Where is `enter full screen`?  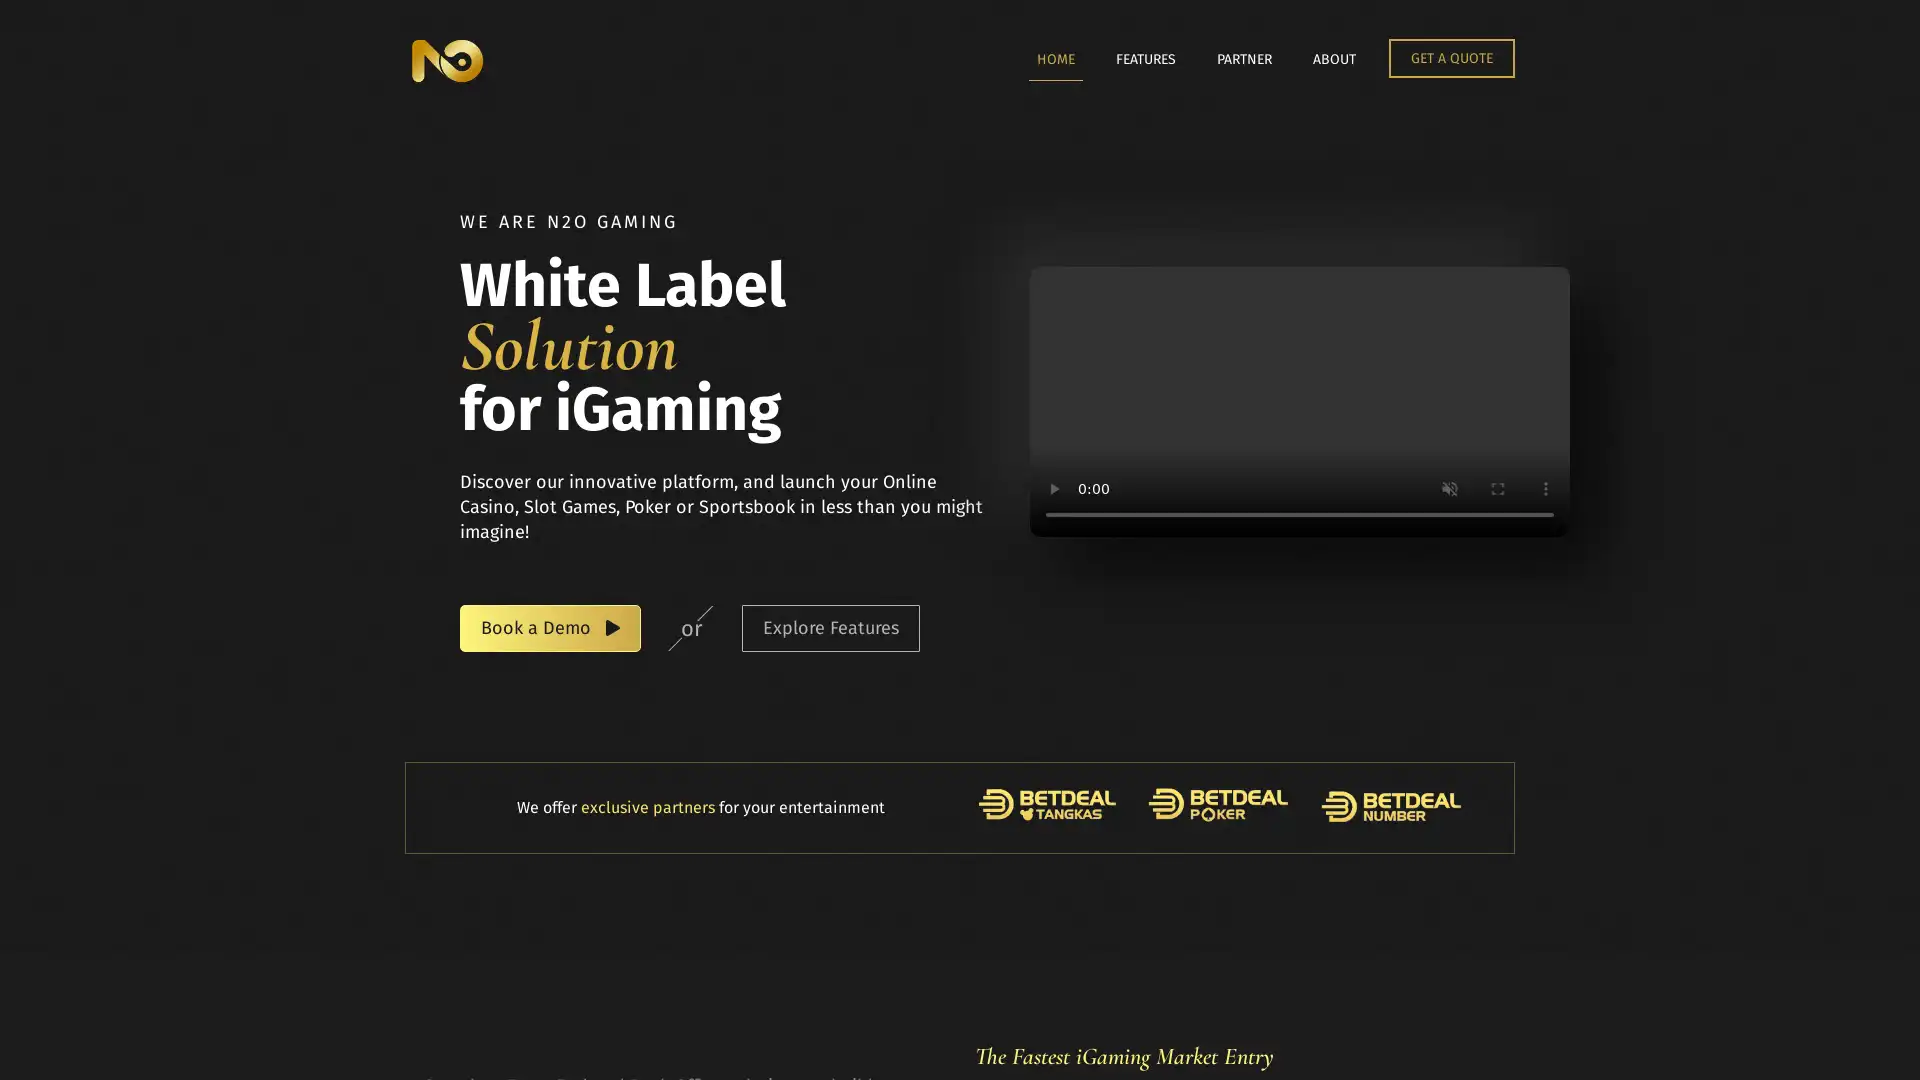 enter full screen is located at coordinates (1497, 489).